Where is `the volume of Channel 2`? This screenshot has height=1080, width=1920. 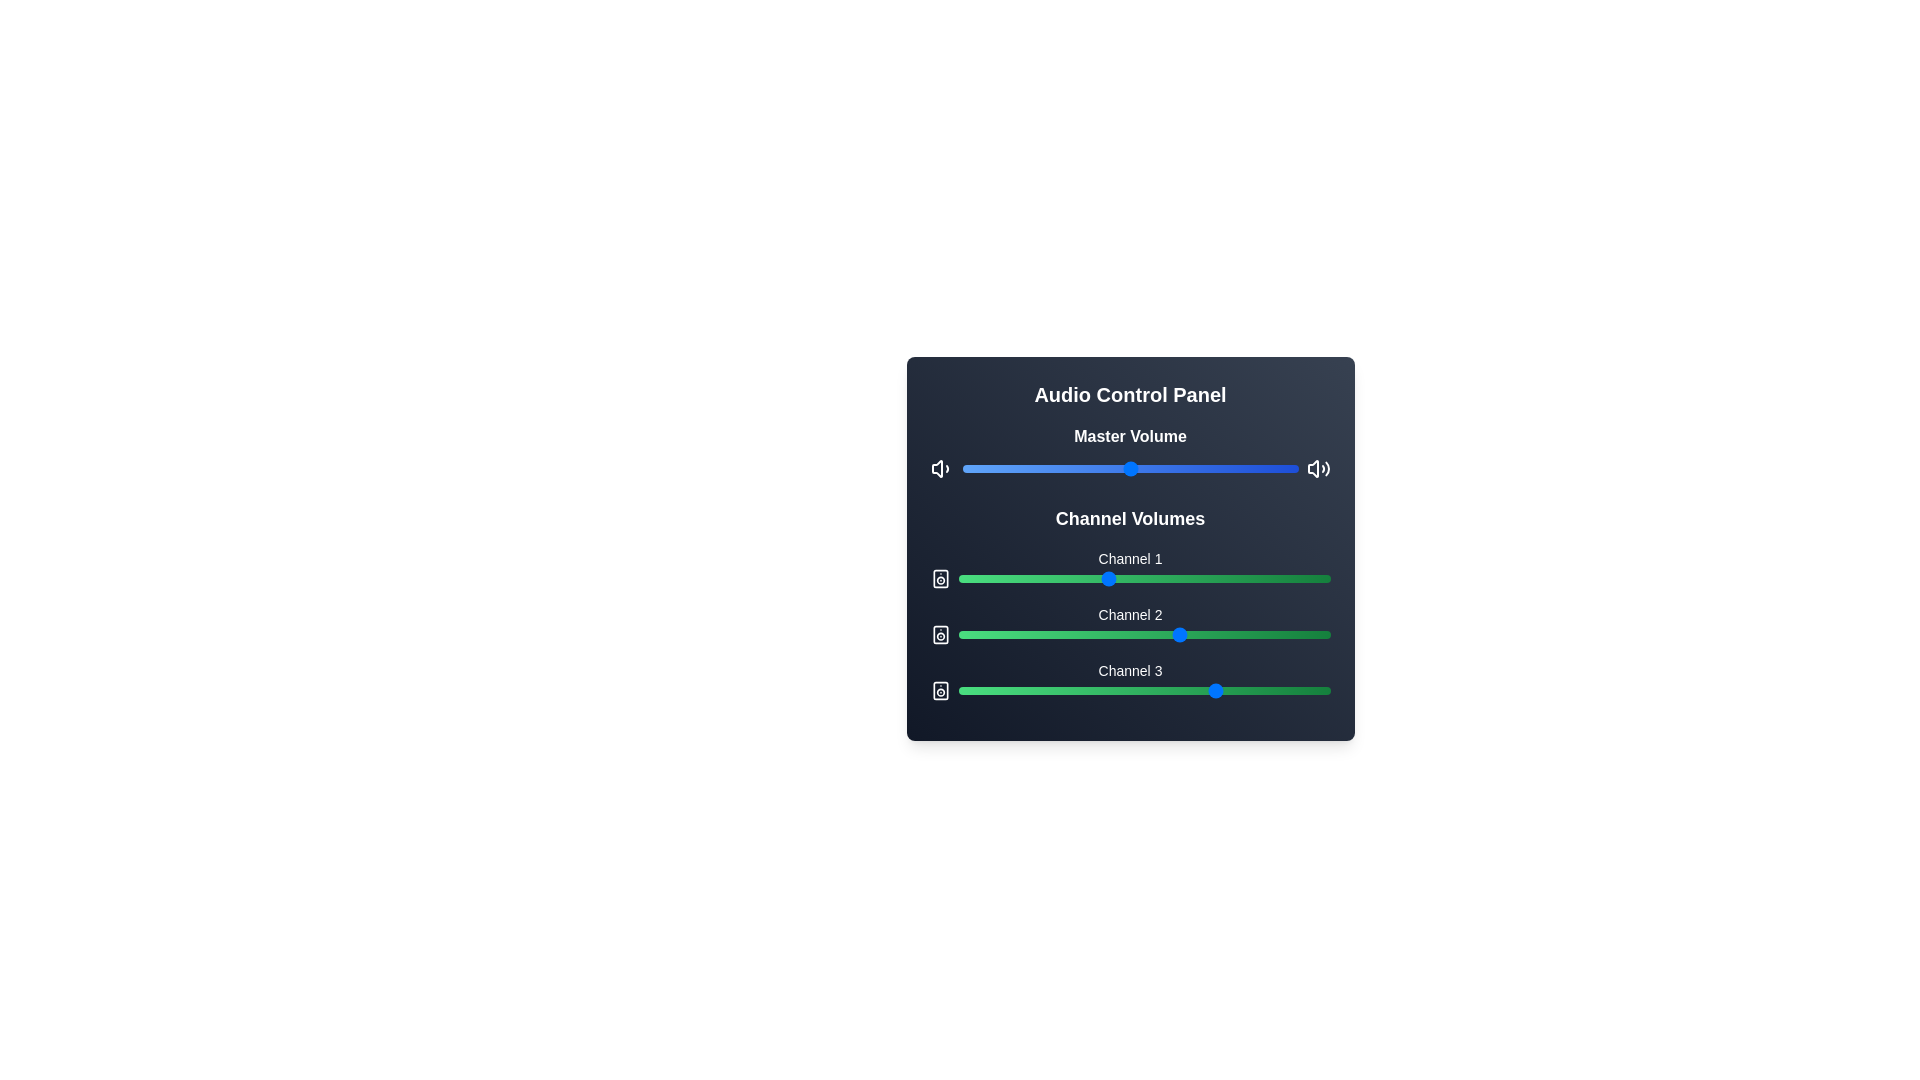
the volume of Channel 2 is located at coordinates (1083, 635).